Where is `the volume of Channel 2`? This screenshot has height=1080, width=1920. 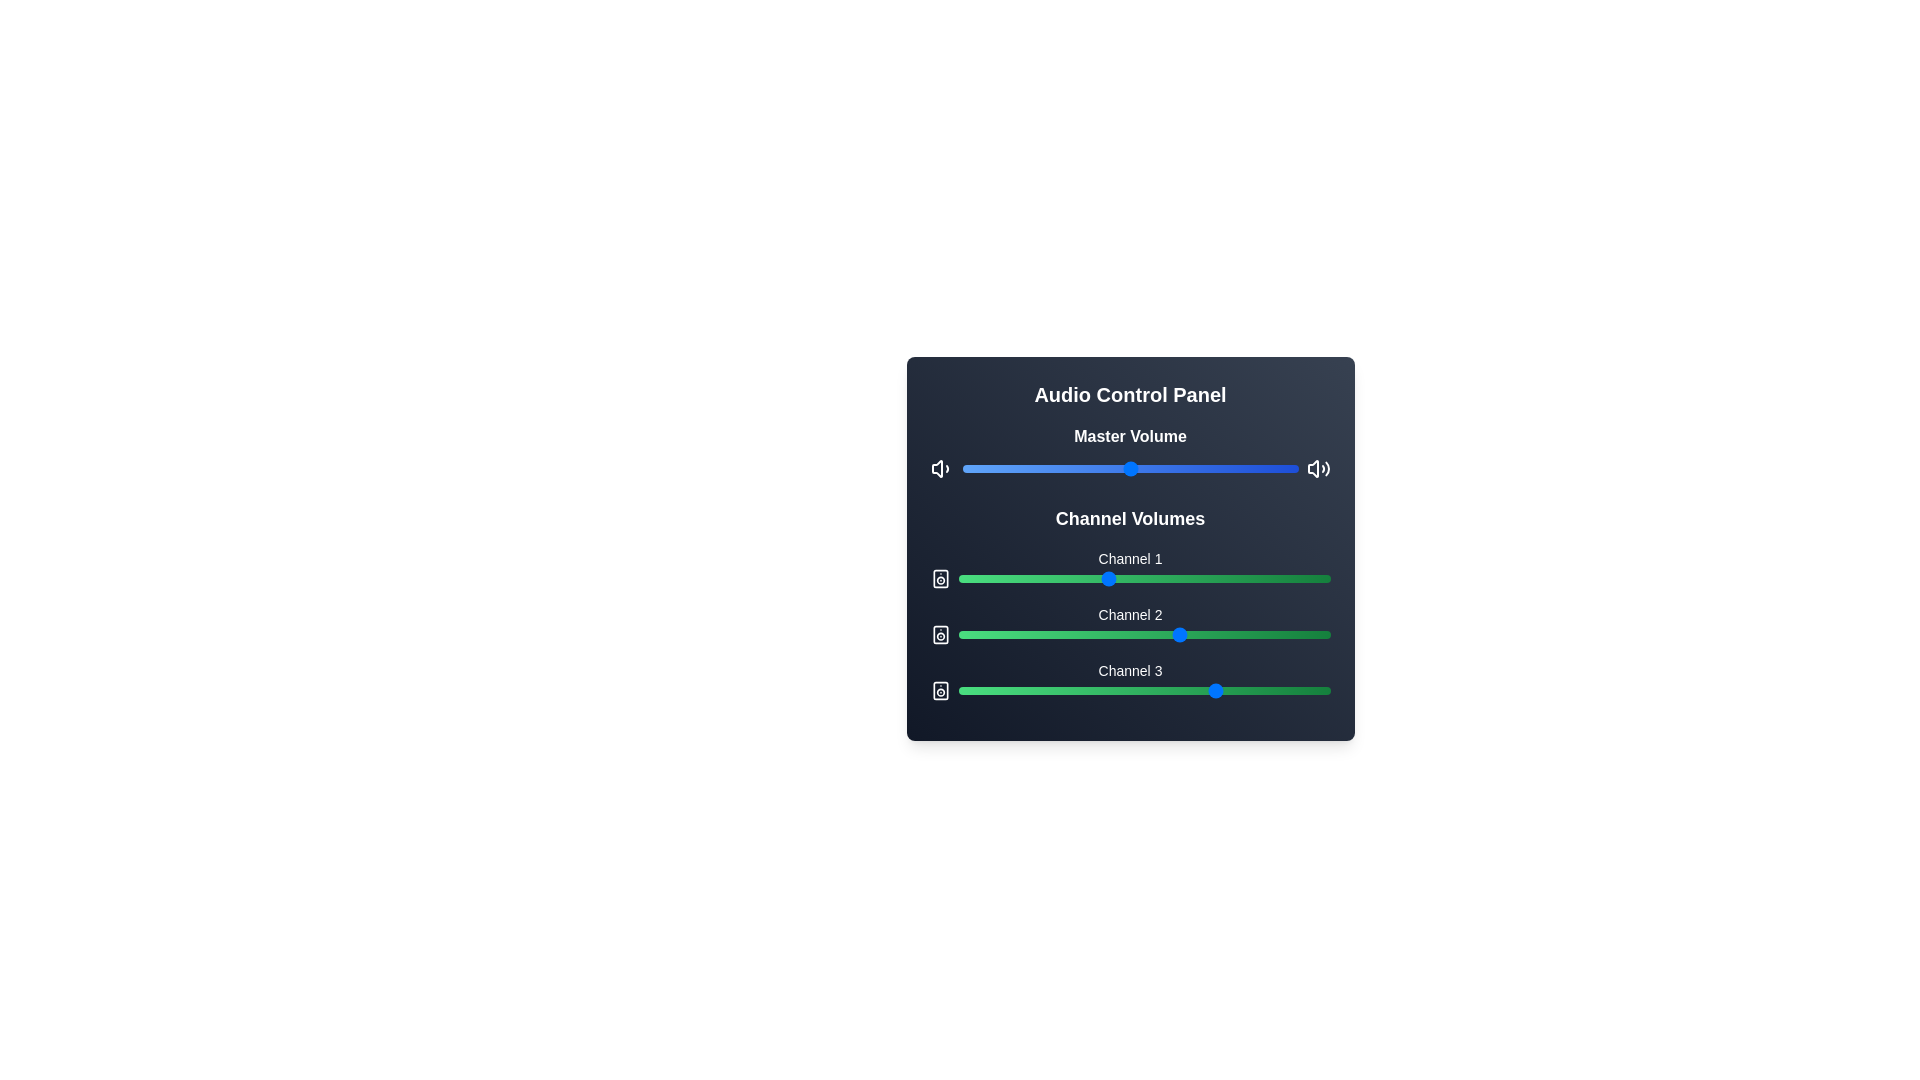
the volume of Channel 2 is located at coordinates (1083, 635).